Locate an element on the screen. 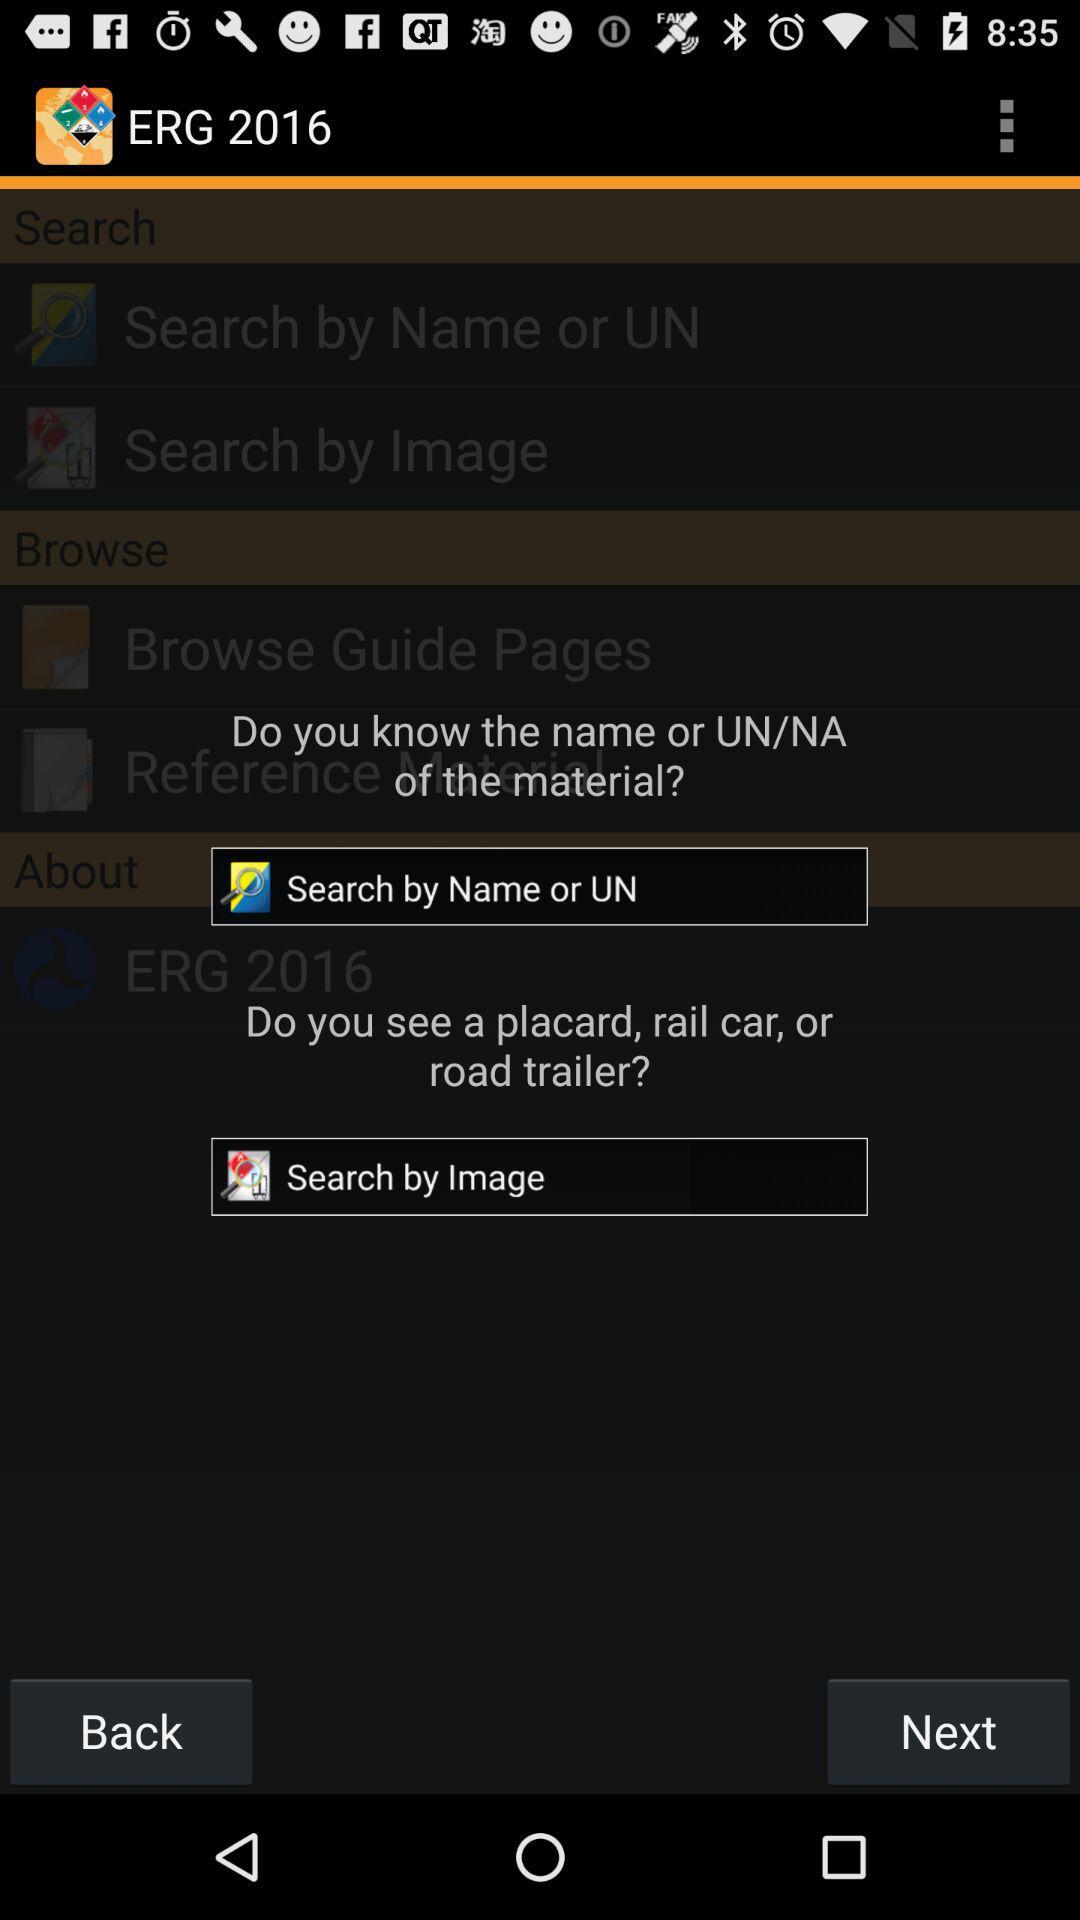 The height and width of the screenshot is (1920, 1080). next icon is located at coordinates (947, 1730).